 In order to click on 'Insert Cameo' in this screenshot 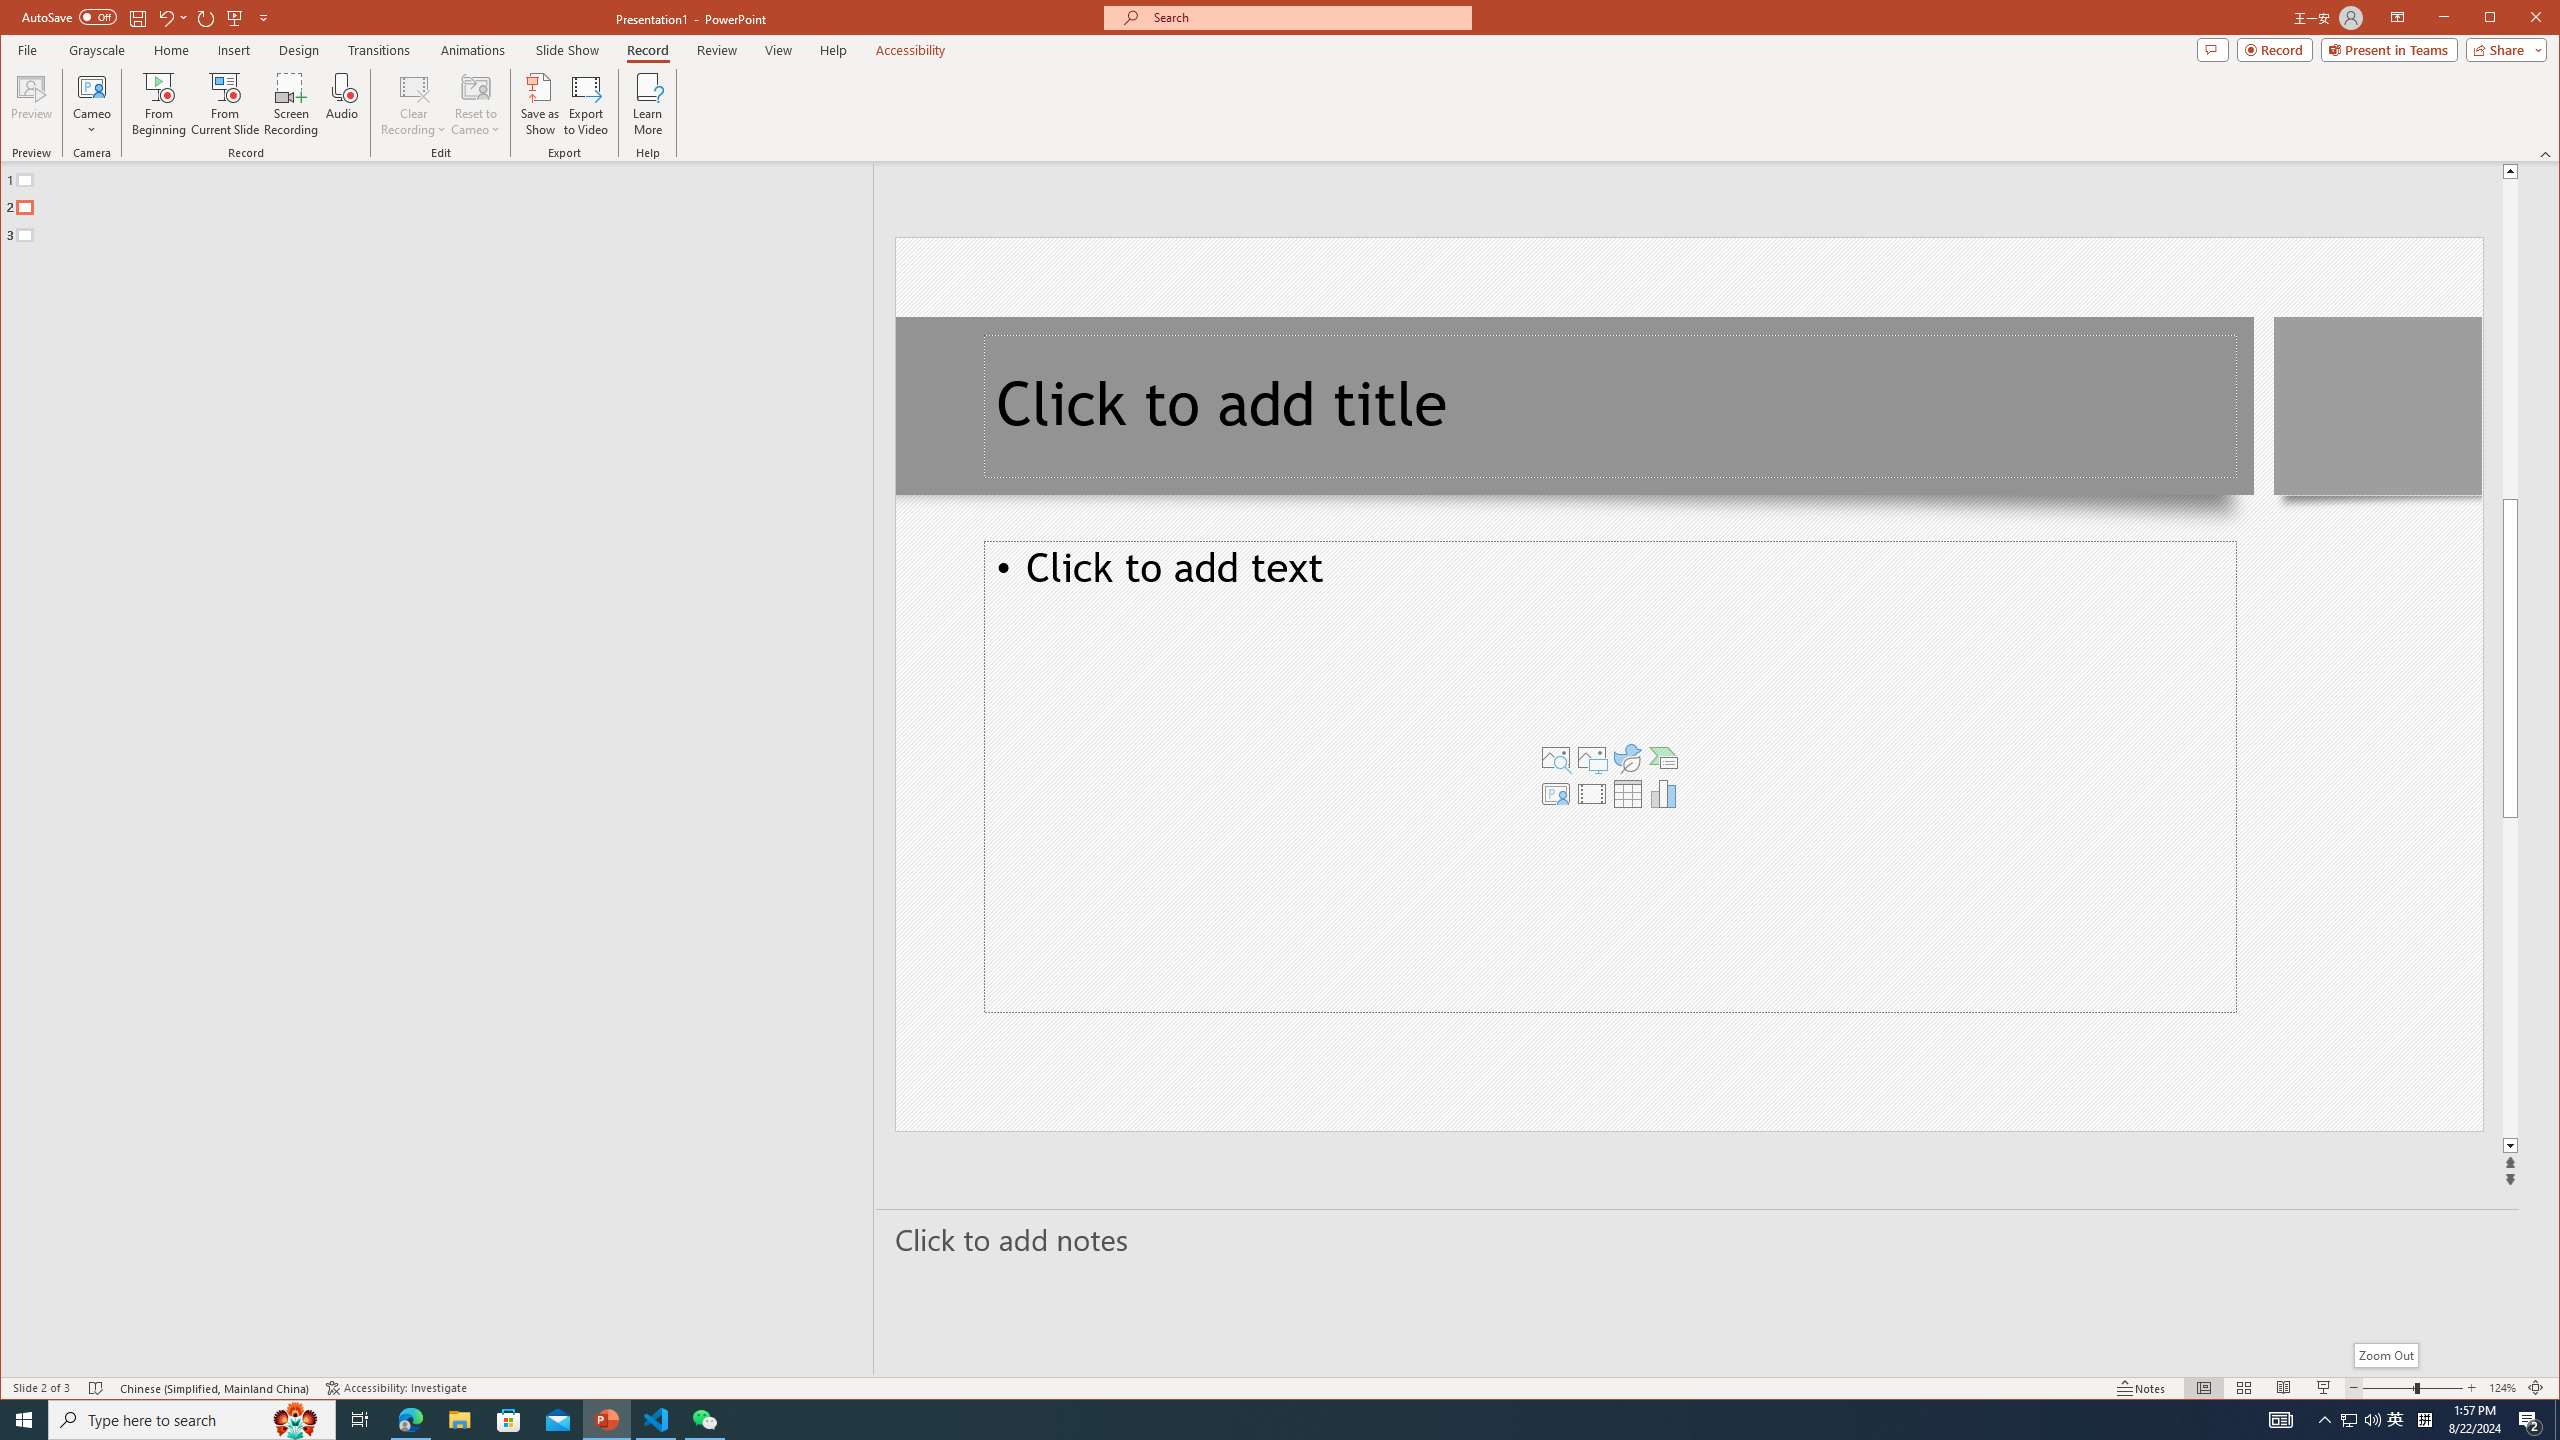, I will do `click(1556, 792)`.